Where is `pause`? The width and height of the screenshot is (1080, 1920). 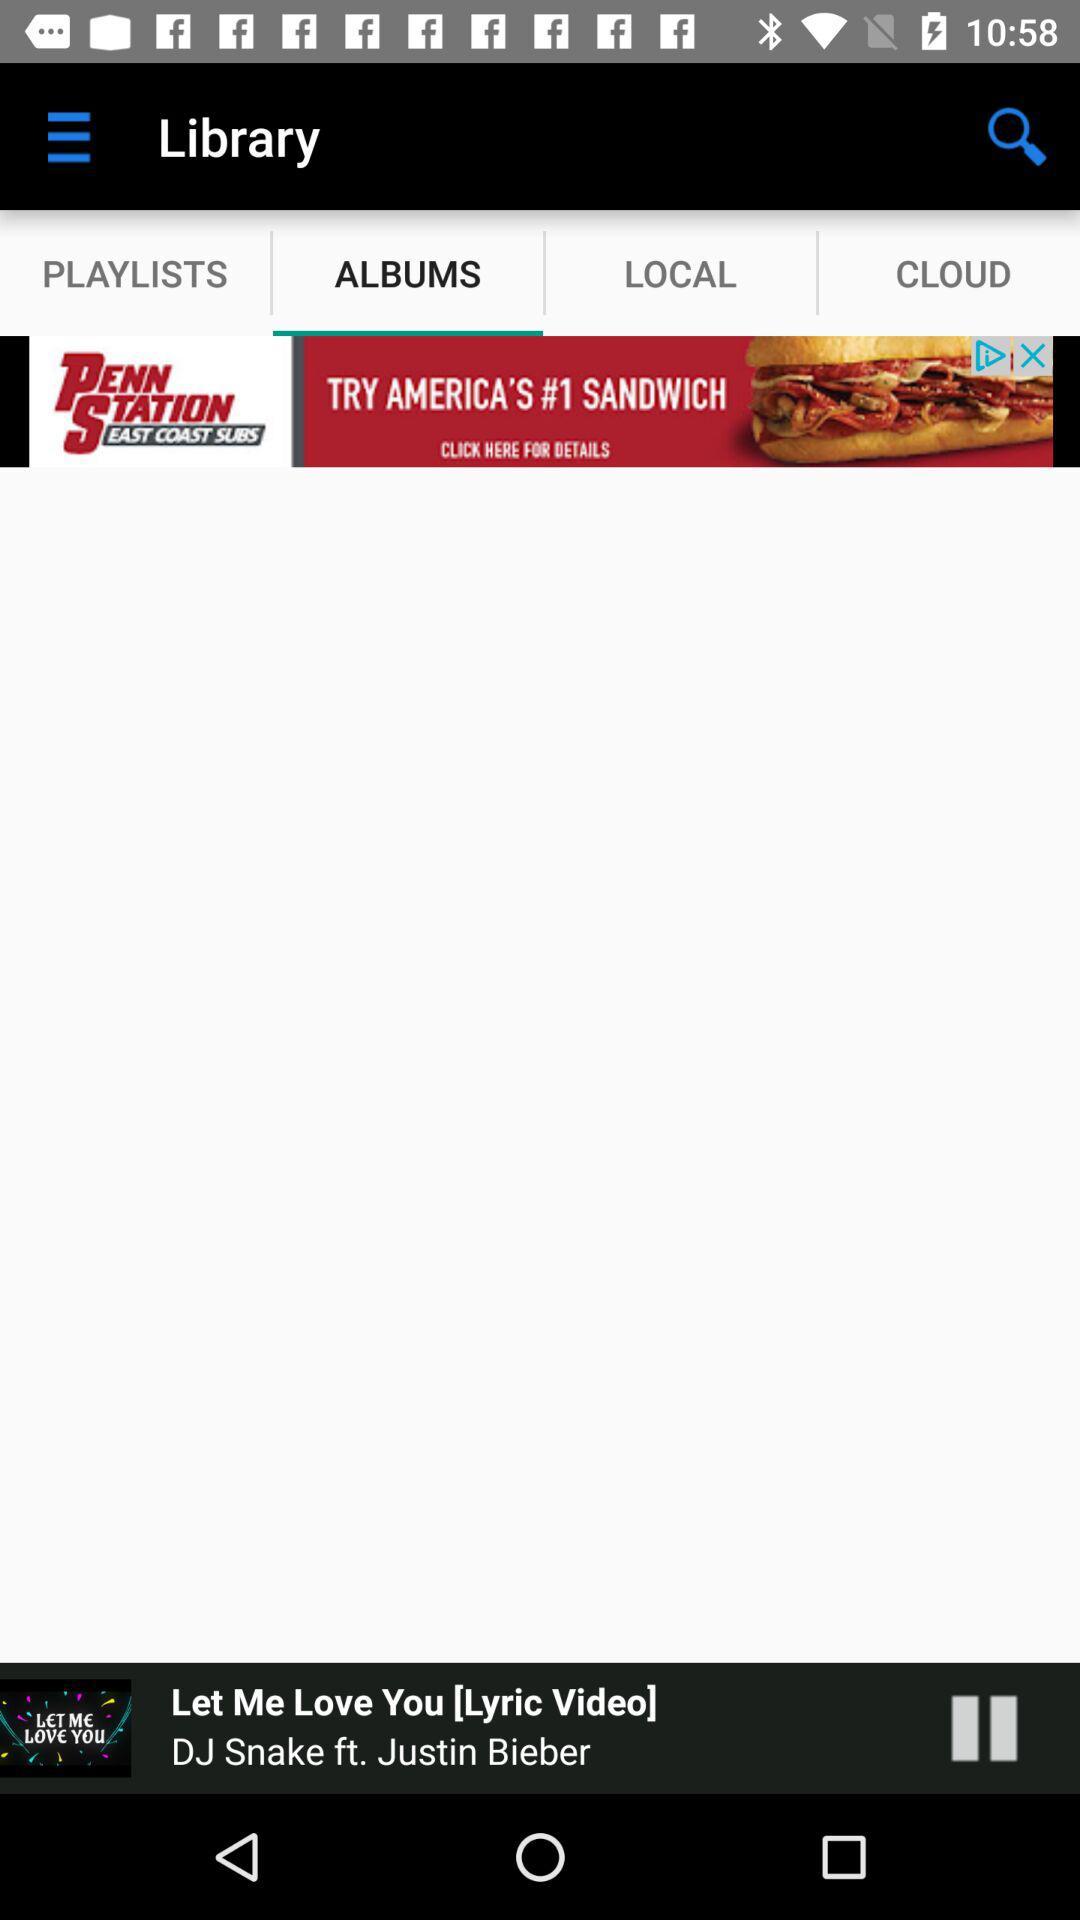
pause is located at coordinates (1004, 1727).